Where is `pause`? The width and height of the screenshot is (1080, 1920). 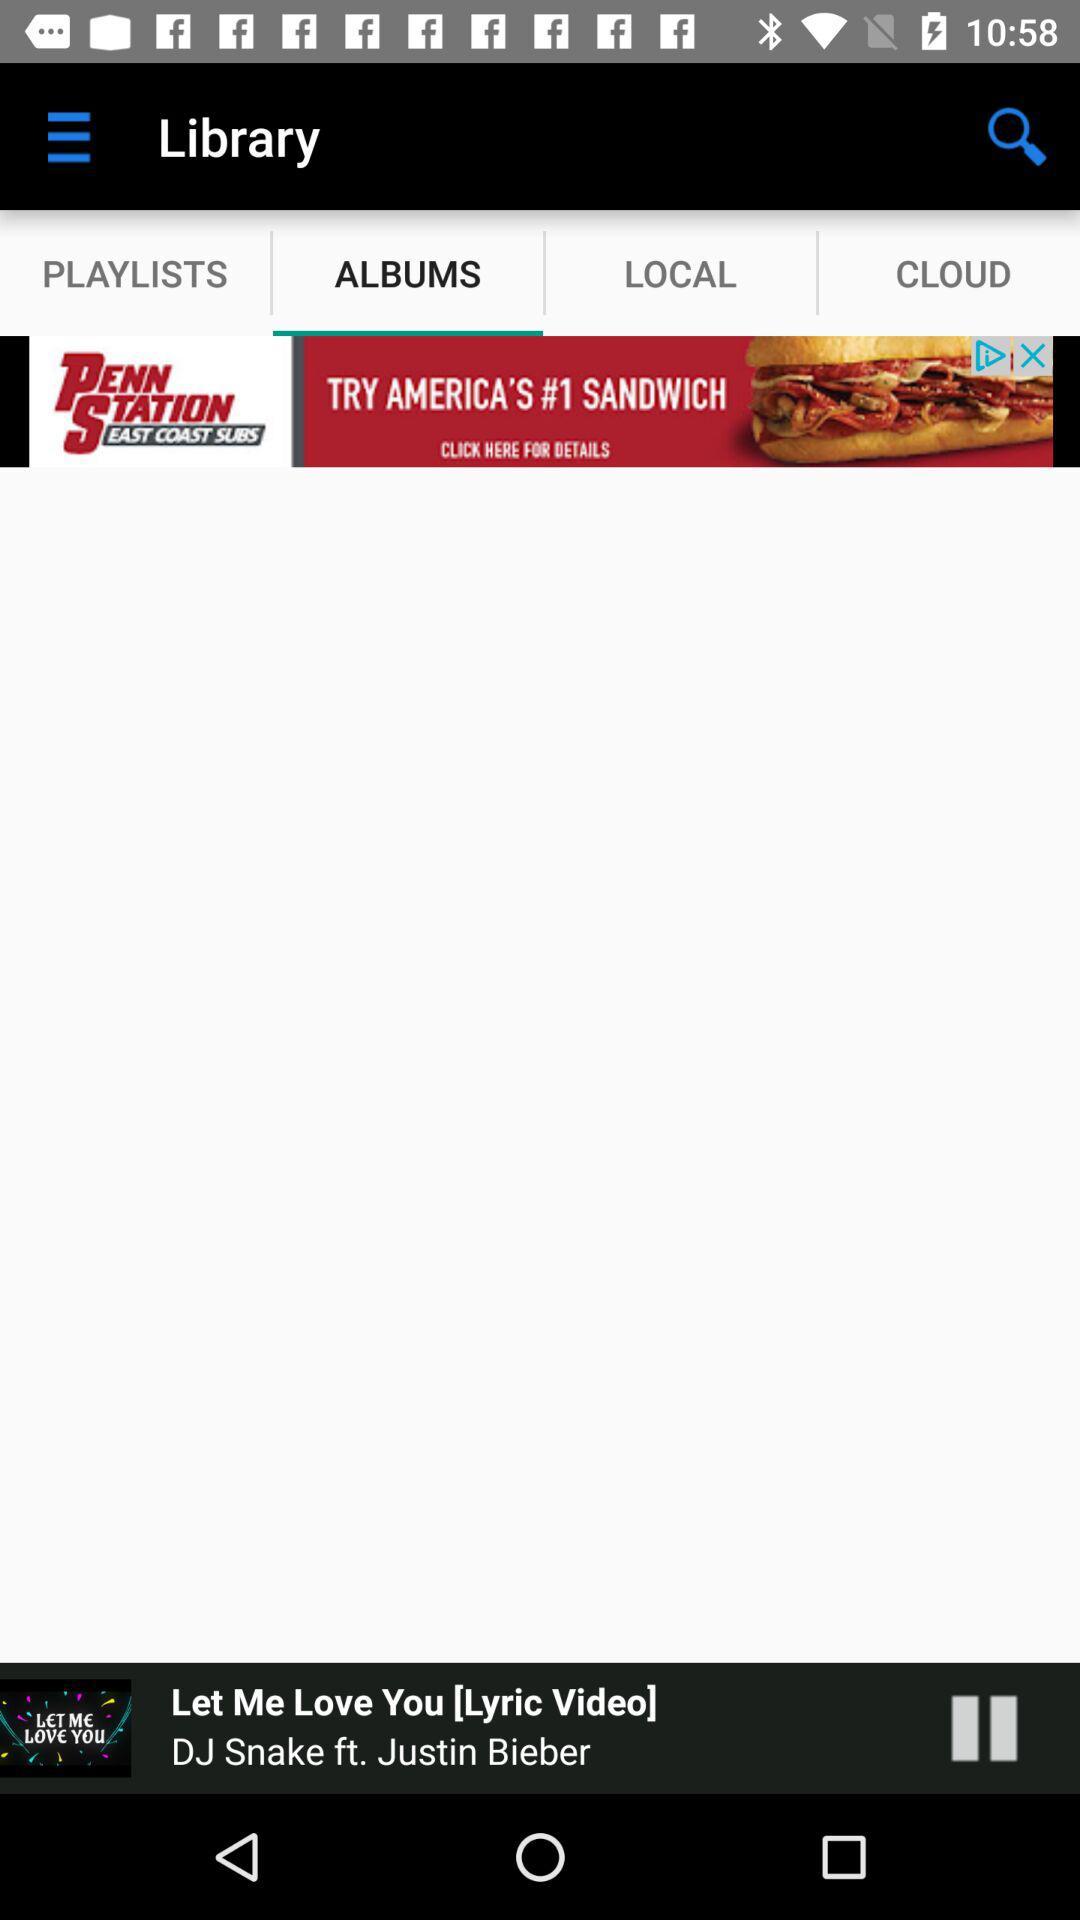
pause is located at coordinates (1004, 1727).